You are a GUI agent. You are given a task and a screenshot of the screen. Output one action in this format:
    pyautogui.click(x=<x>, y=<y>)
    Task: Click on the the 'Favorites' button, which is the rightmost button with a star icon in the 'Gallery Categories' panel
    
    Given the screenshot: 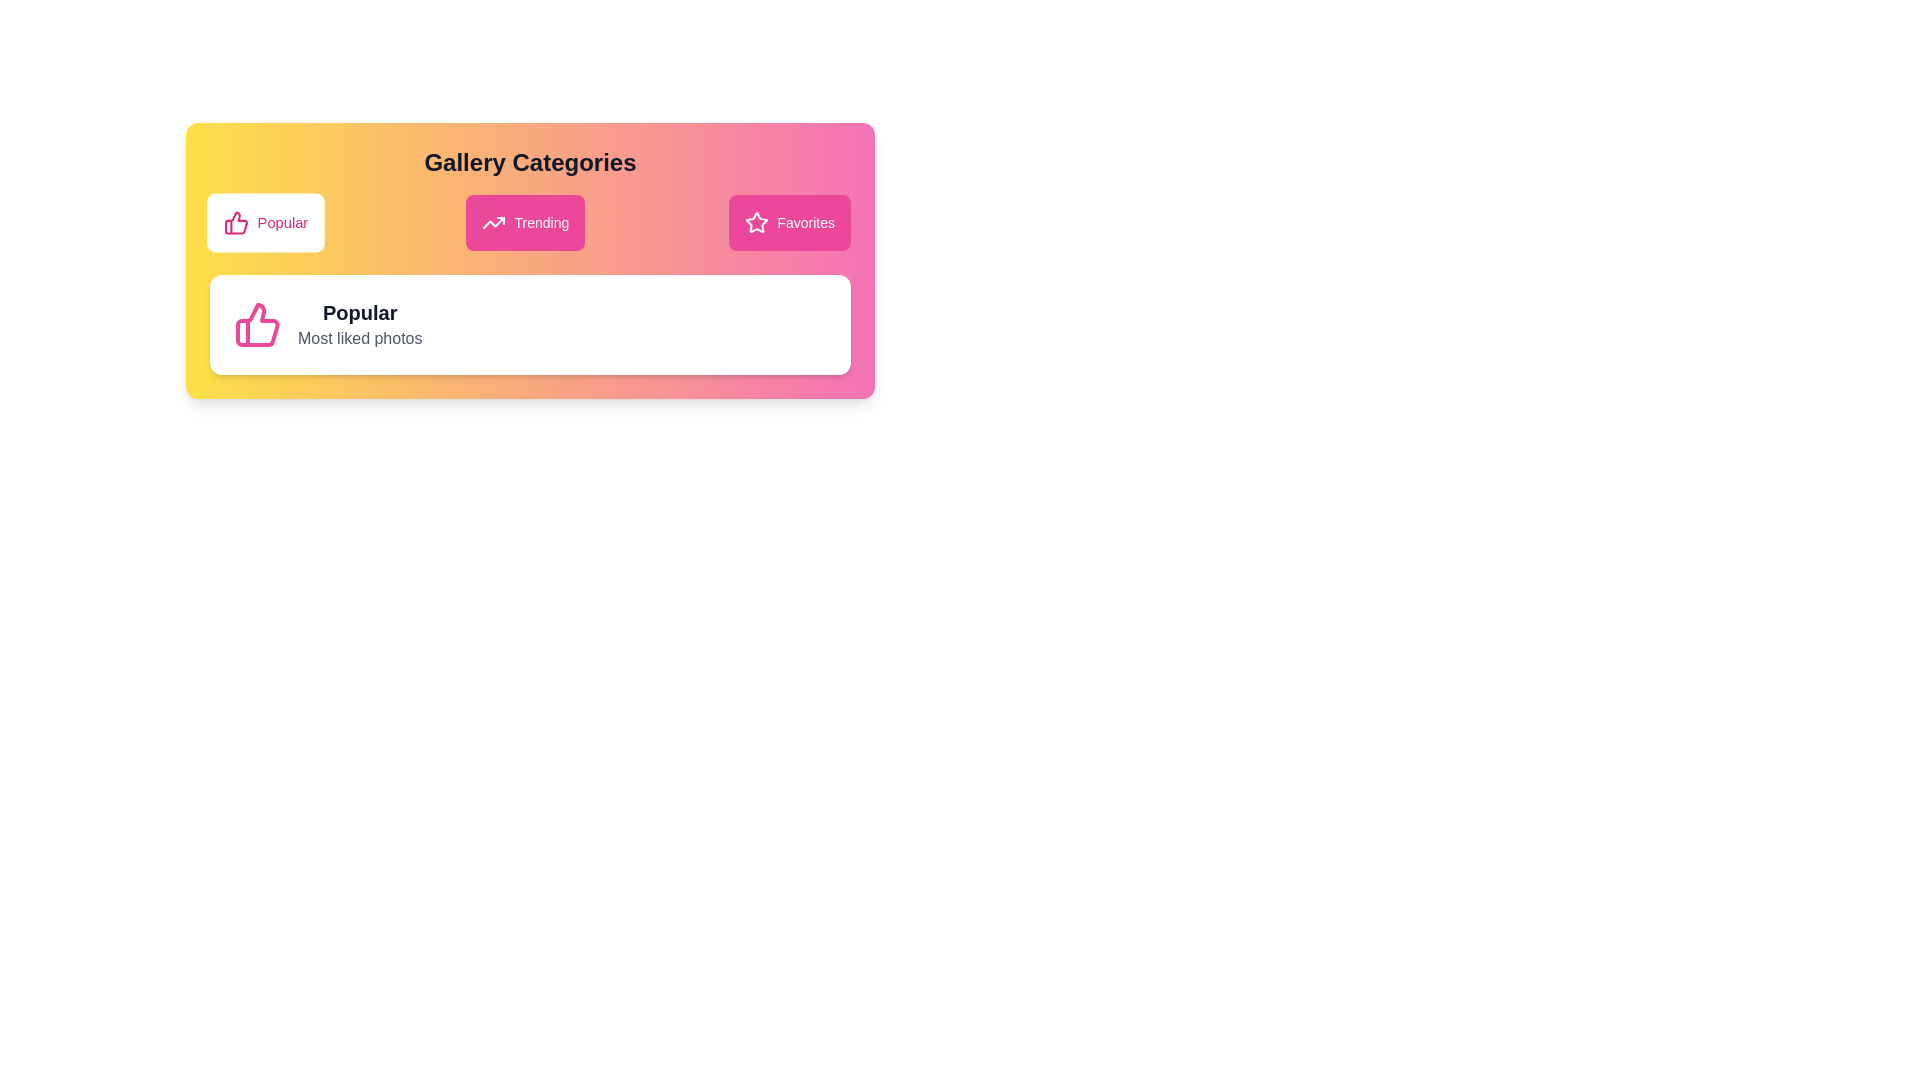 What is the action you would take?
    pyautogui.click(x=756, y=222)
    